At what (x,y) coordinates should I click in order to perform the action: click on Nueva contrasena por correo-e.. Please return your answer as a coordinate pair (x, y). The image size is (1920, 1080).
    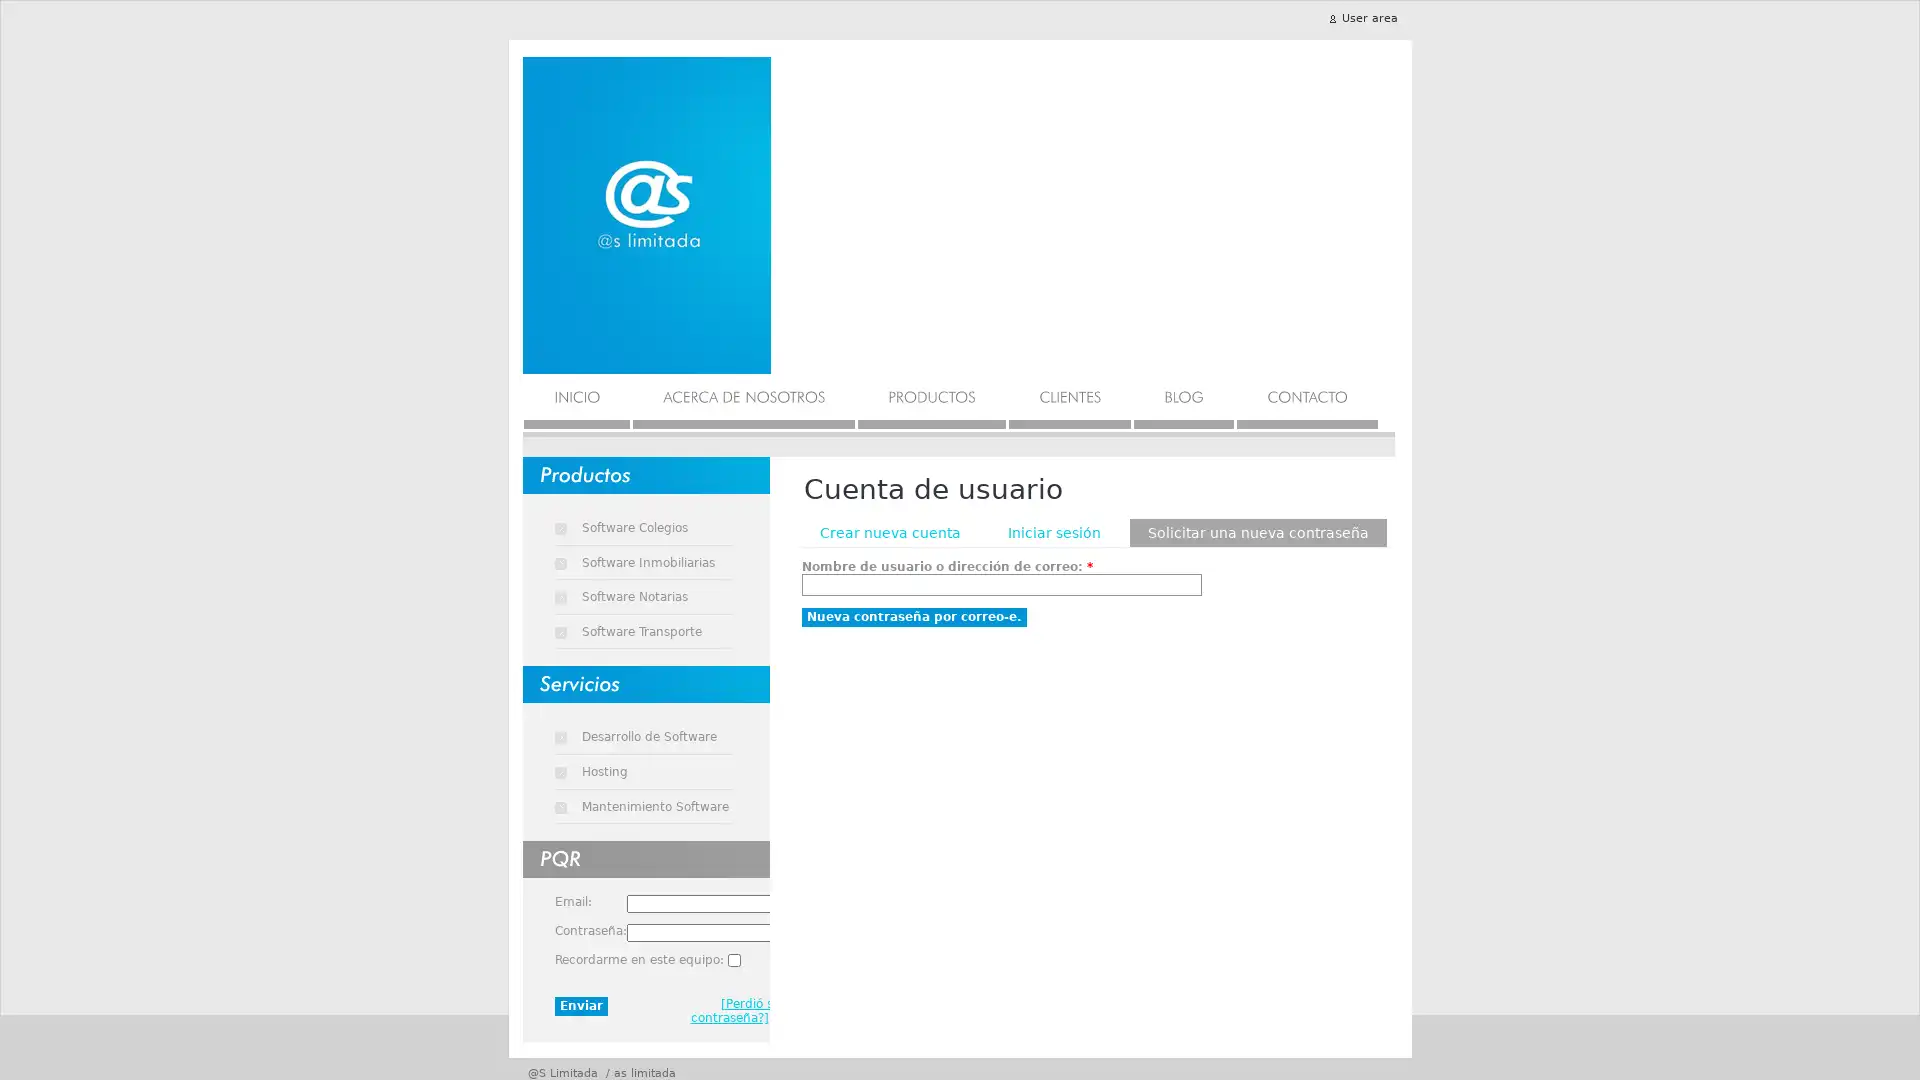
    Looking at the image, I should click on (912, 616).